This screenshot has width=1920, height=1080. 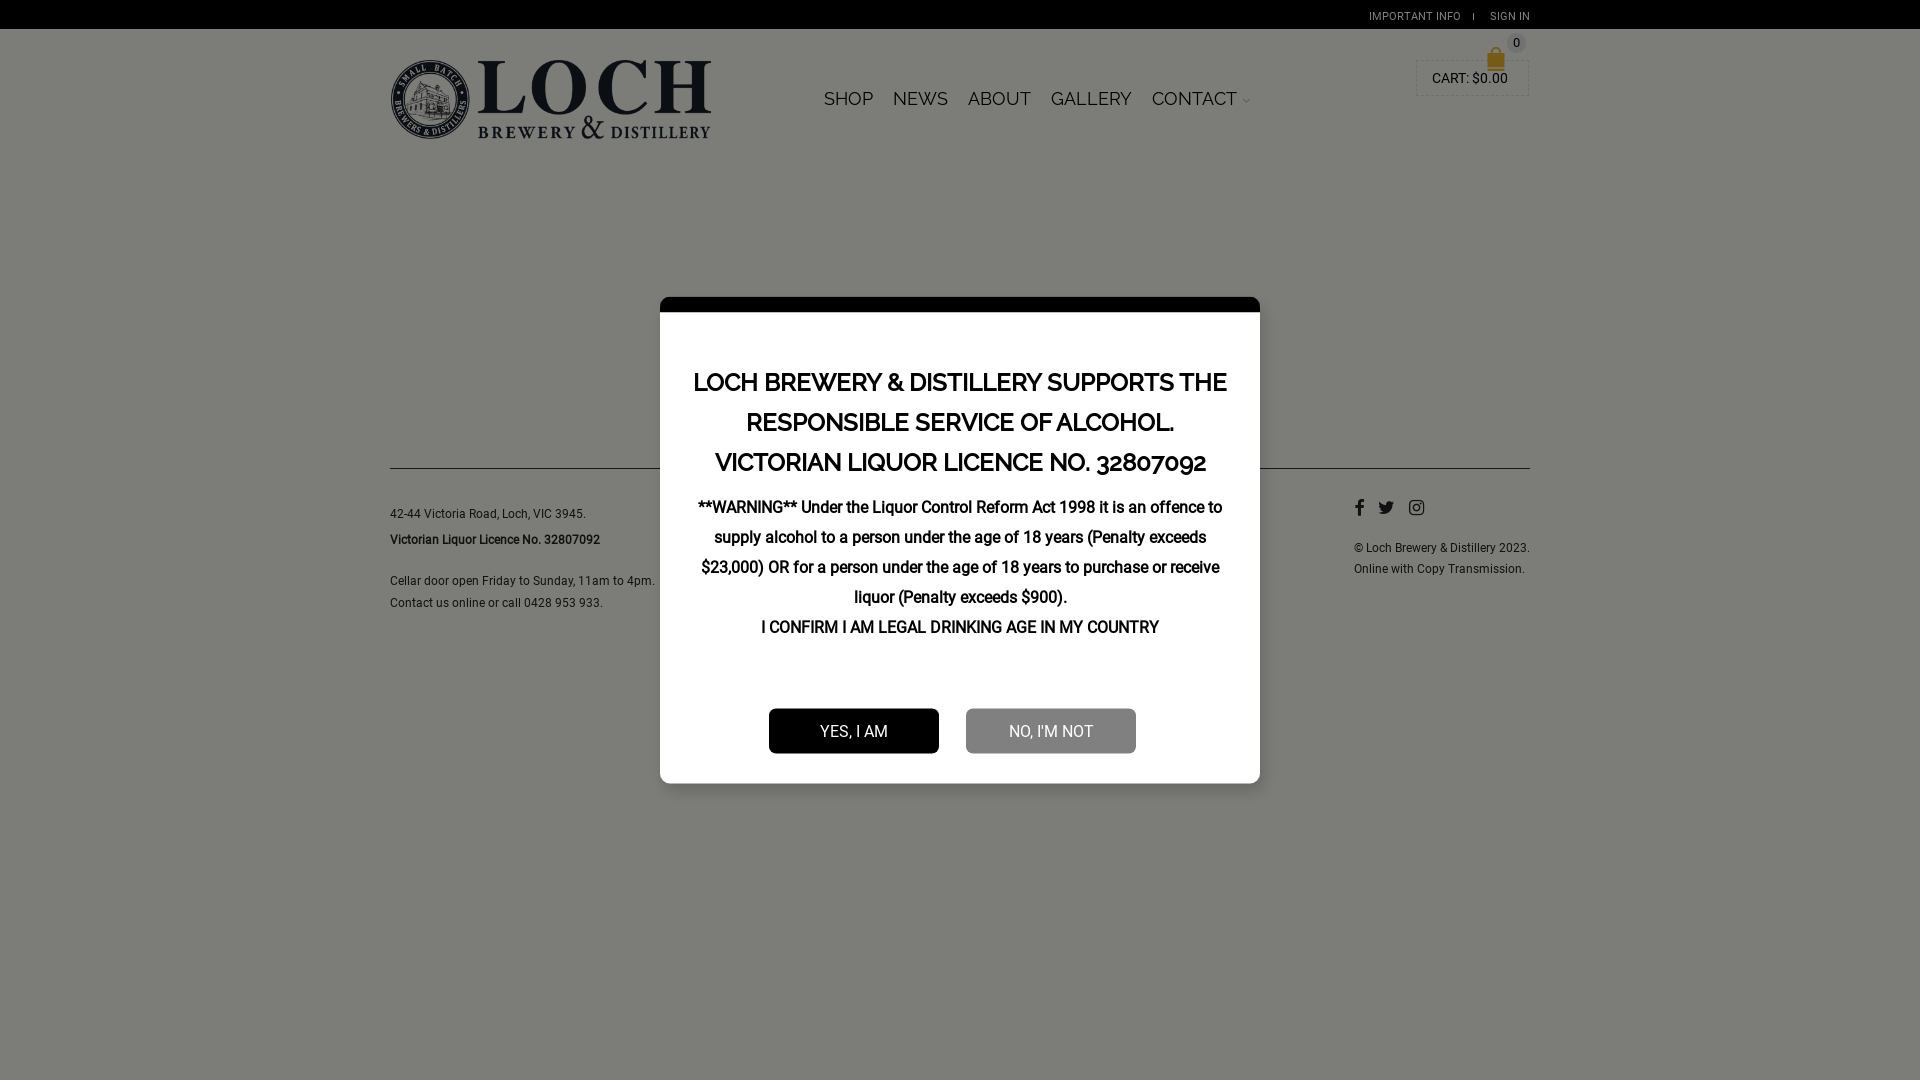 I want to click on 'CONTACT', so click(x=1200, y=99).